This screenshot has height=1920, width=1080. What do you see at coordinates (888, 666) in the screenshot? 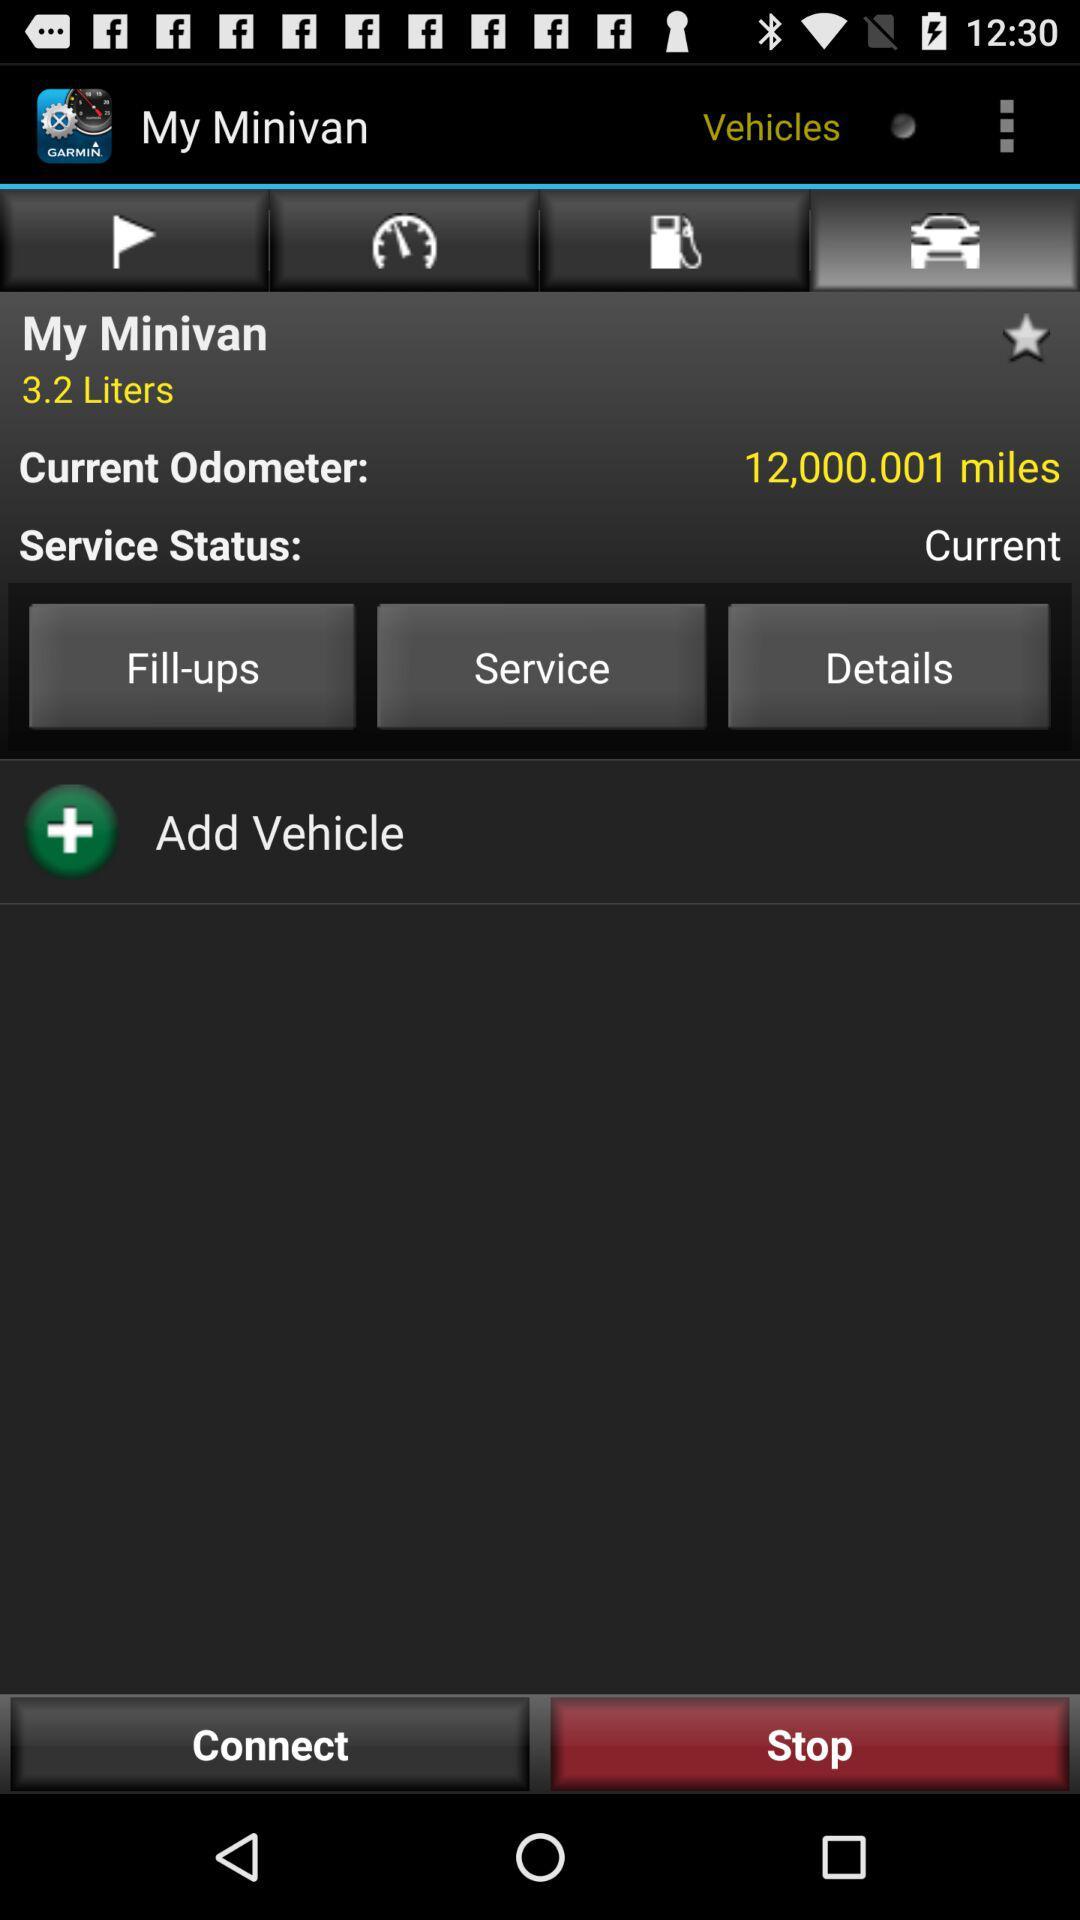
I see `details item` at bounding box center [888, 666].